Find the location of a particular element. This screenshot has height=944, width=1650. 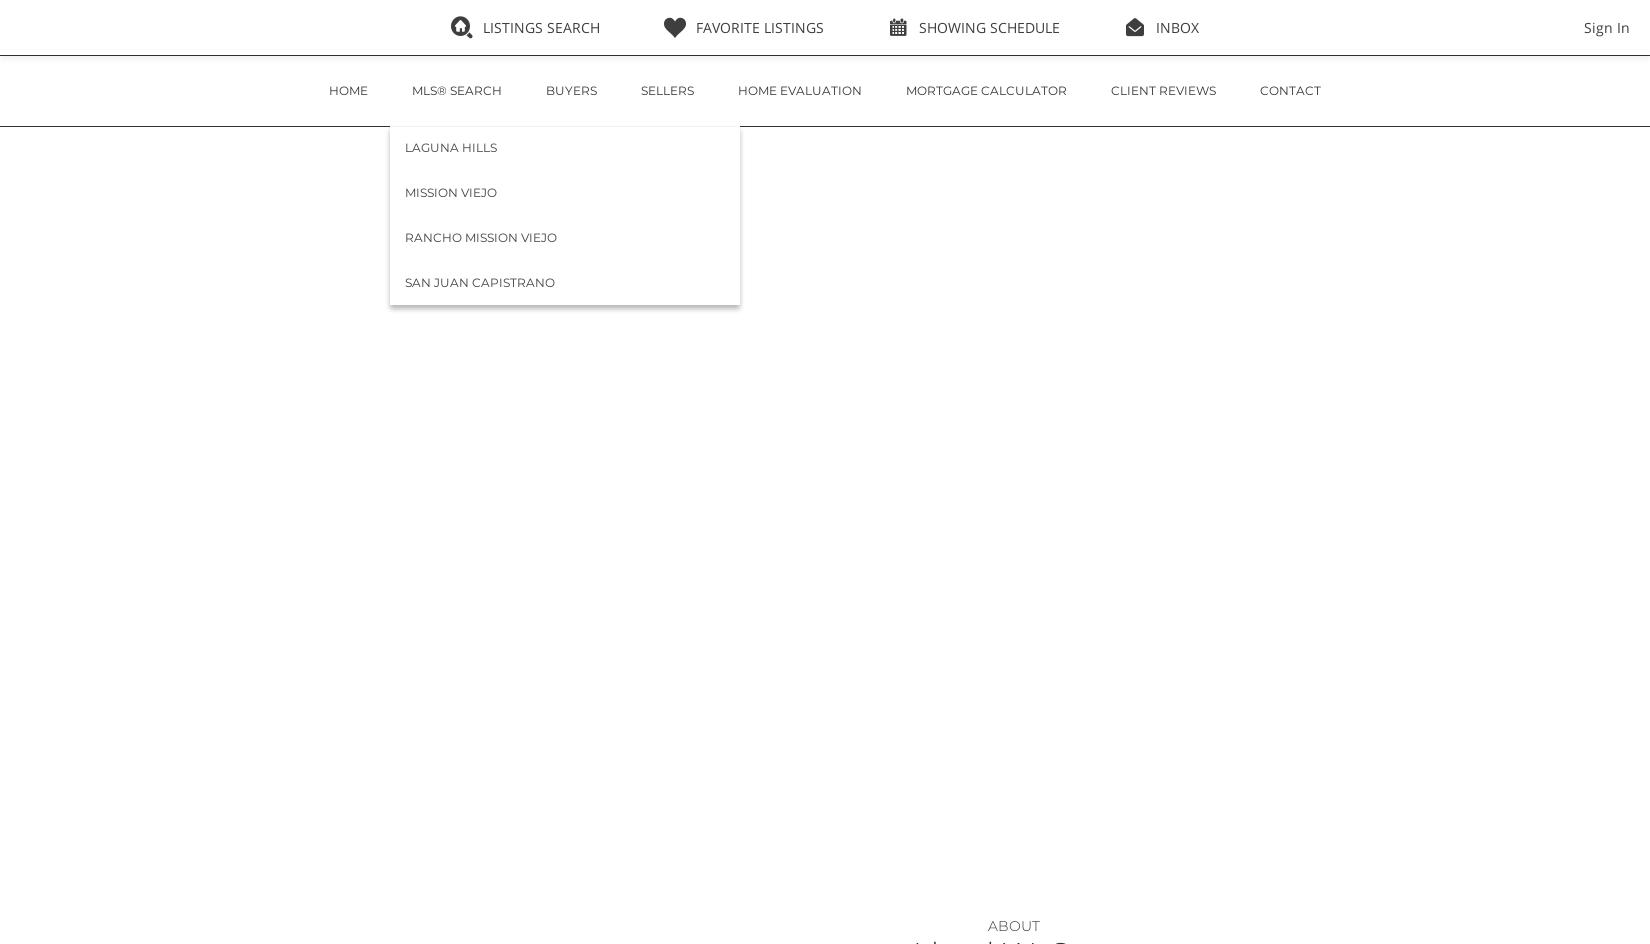

'Favorite Listings' is located at coordinates (758, 27).